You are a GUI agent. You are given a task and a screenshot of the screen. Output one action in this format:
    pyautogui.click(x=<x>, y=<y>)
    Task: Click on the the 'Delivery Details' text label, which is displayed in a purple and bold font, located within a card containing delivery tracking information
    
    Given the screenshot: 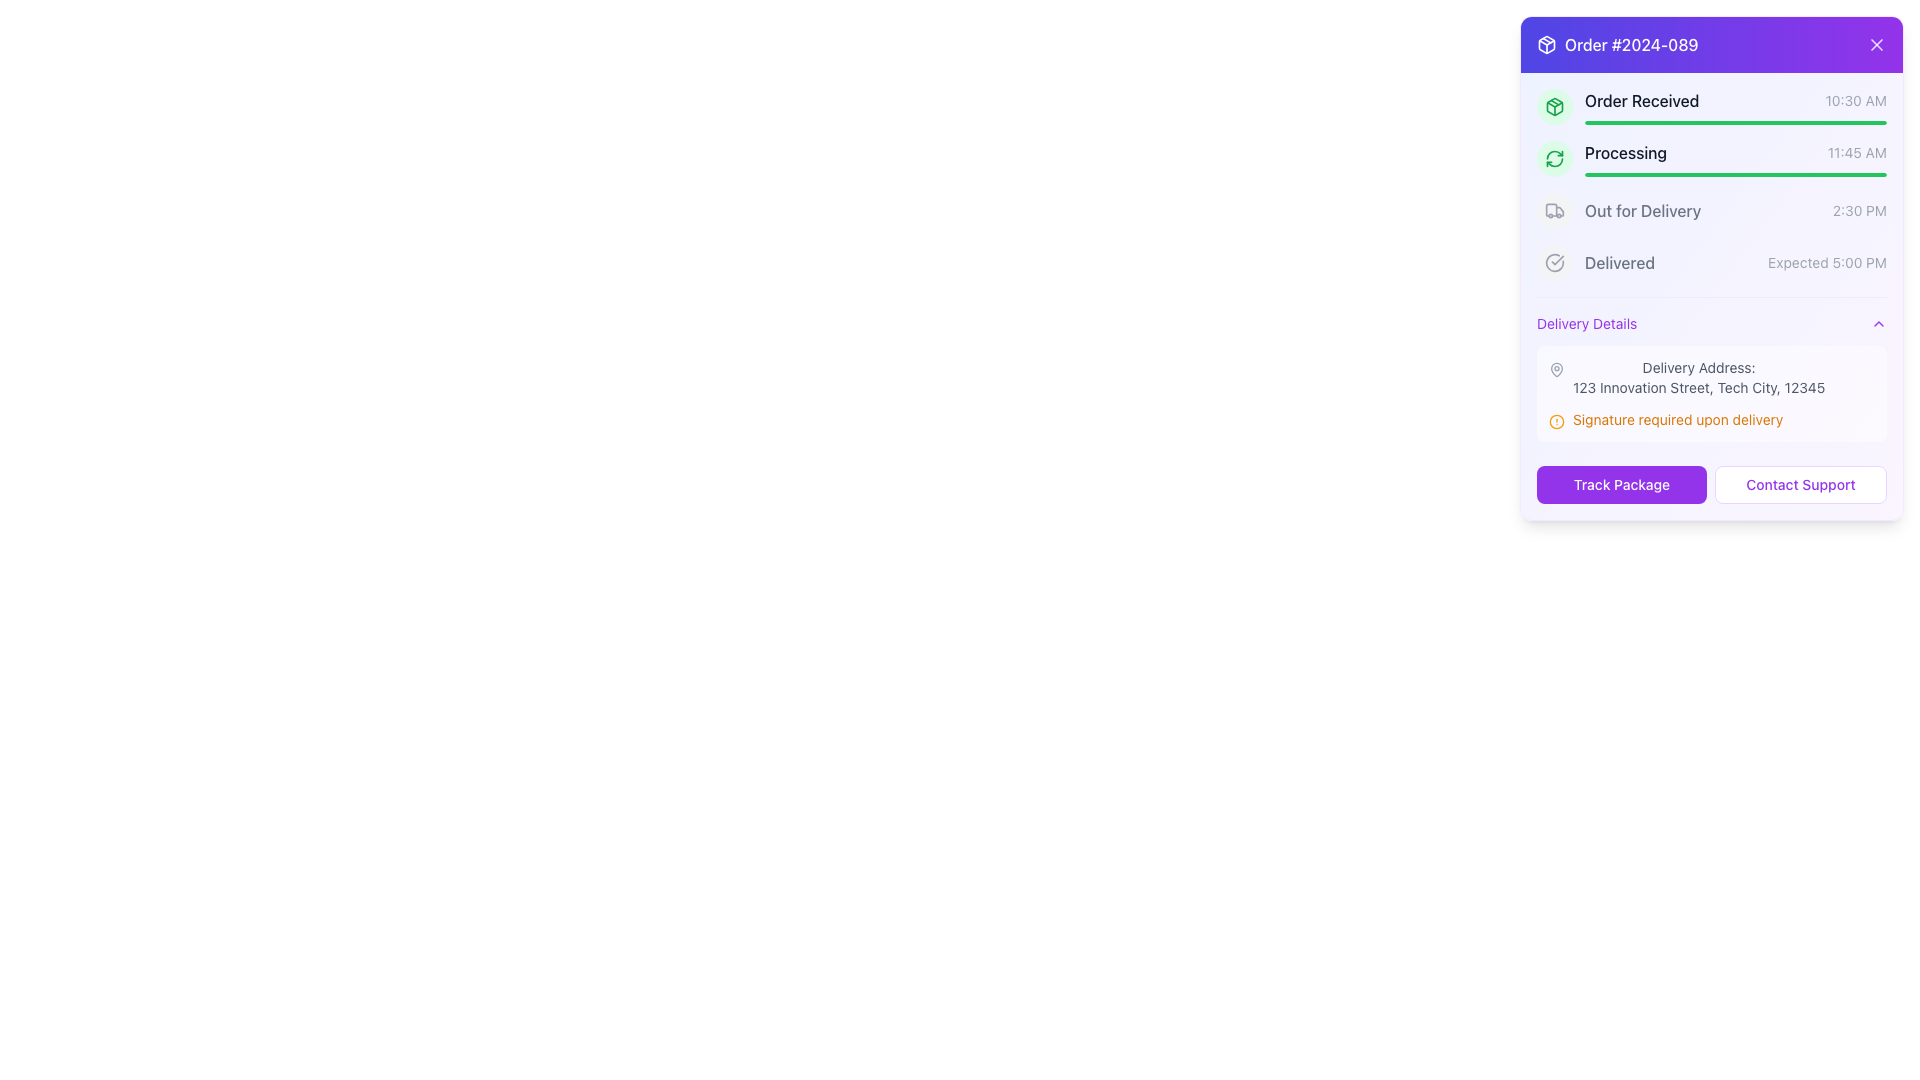 What is the action you would take?
    pyautogui.click(x=1586, y=323)
    